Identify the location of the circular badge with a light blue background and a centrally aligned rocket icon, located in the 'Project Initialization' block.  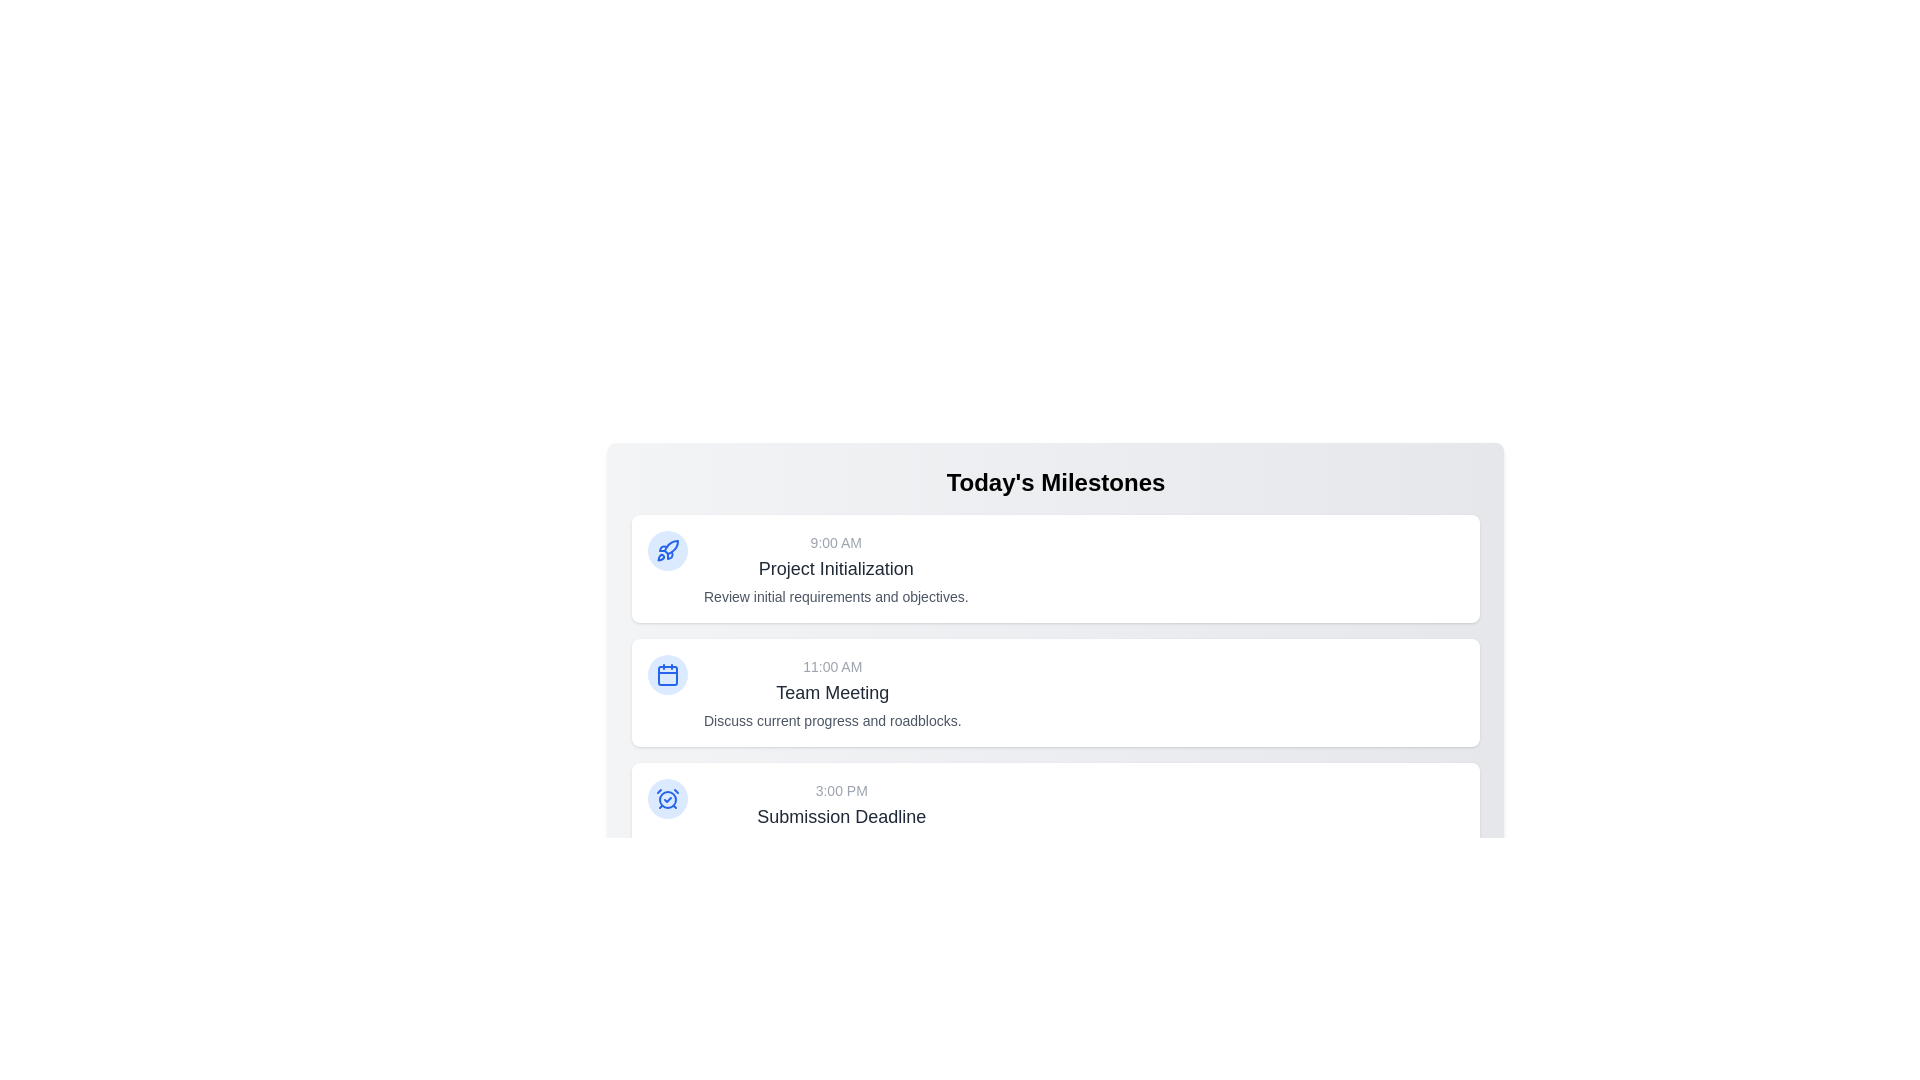
(667, 551).